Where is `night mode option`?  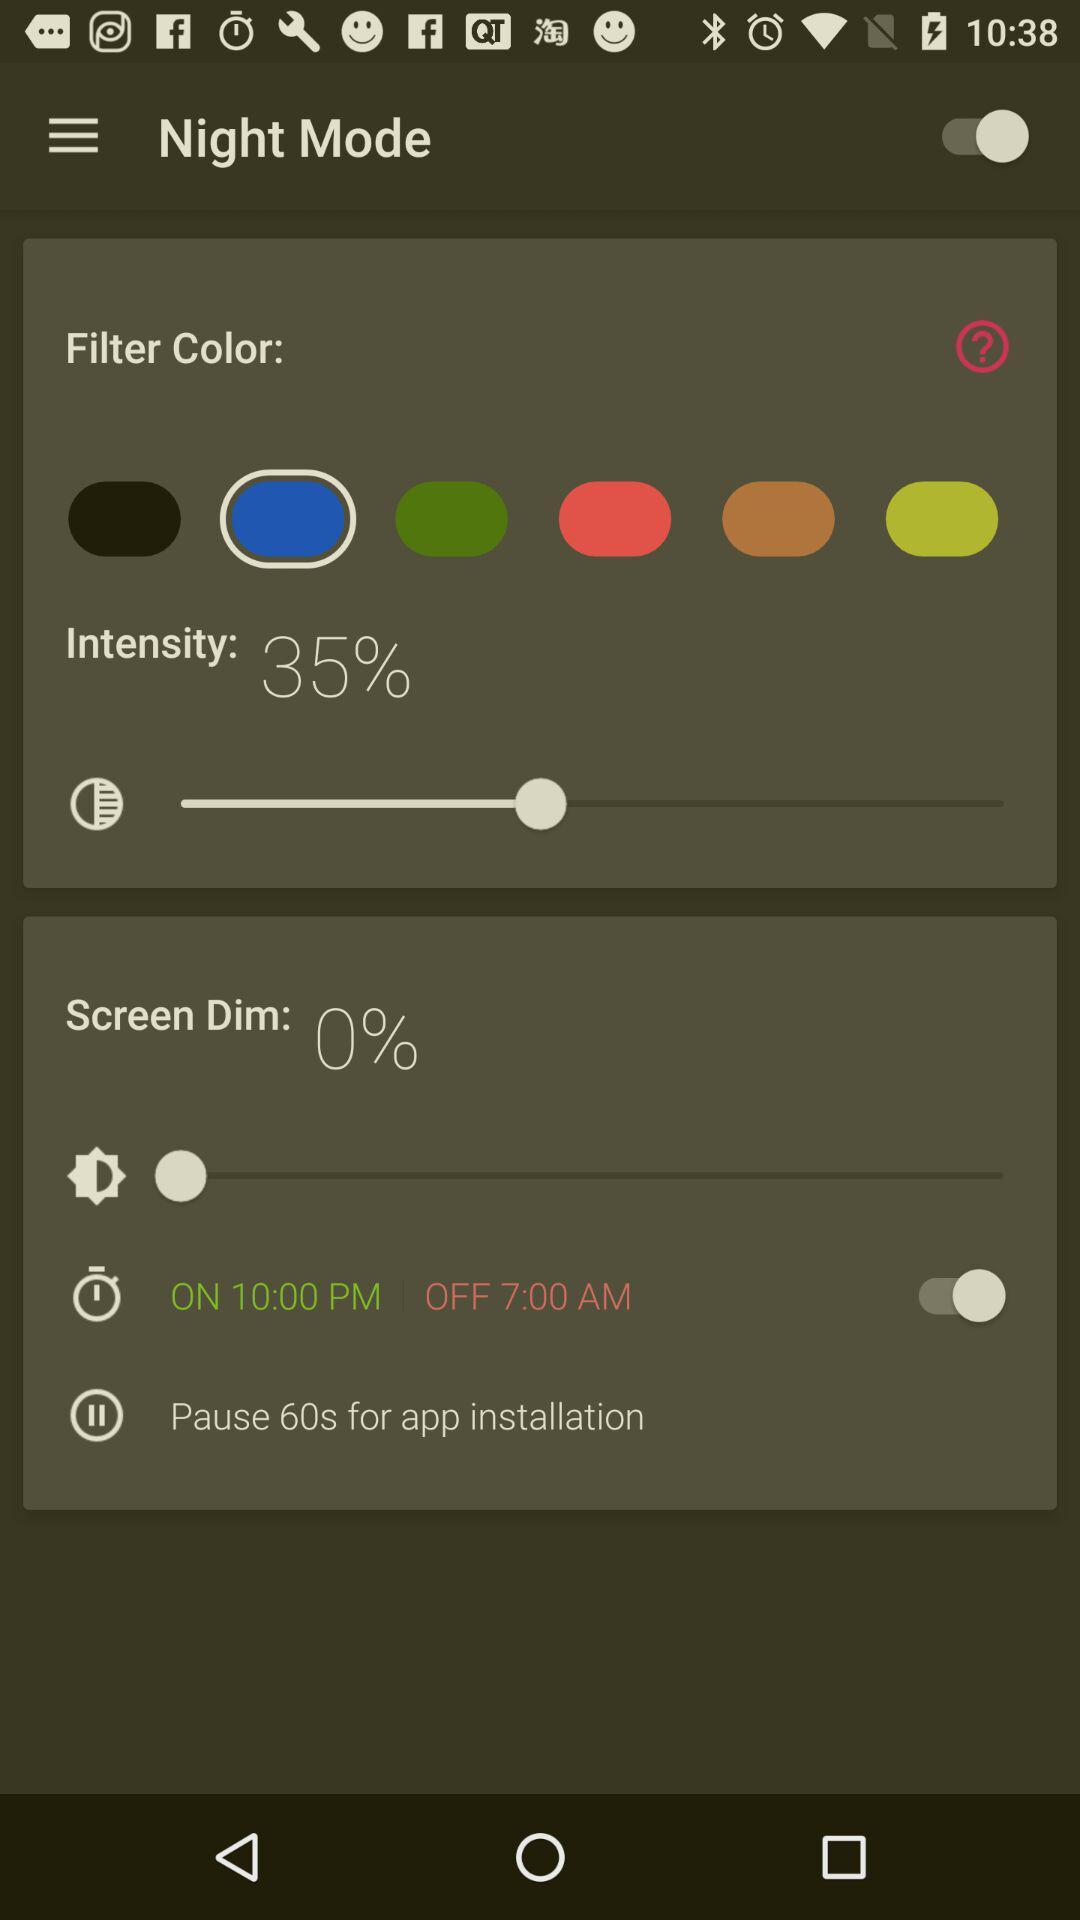 night mode option is located at coordinates (974, 135).